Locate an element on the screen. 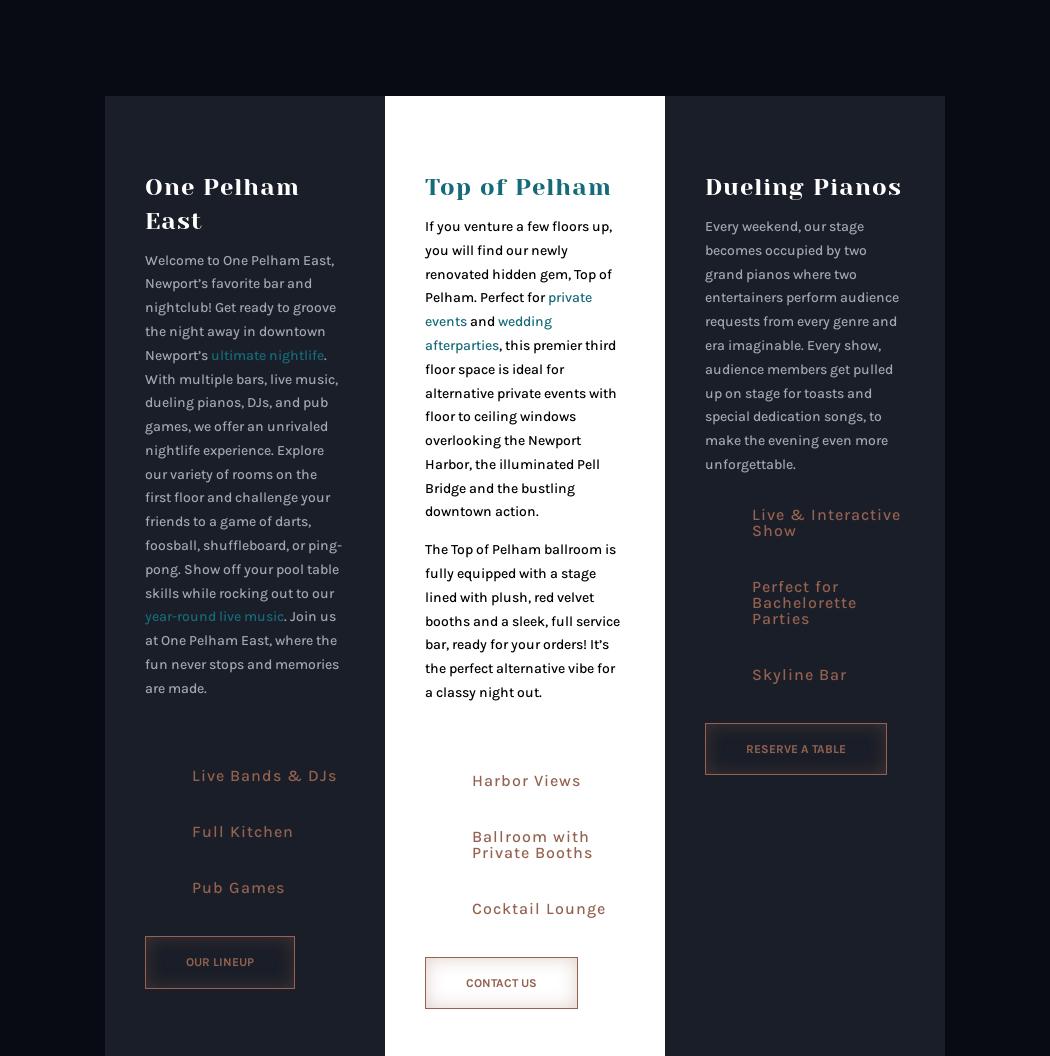  'Ballroom with Private Booths' is located at coordinates (531, 843).